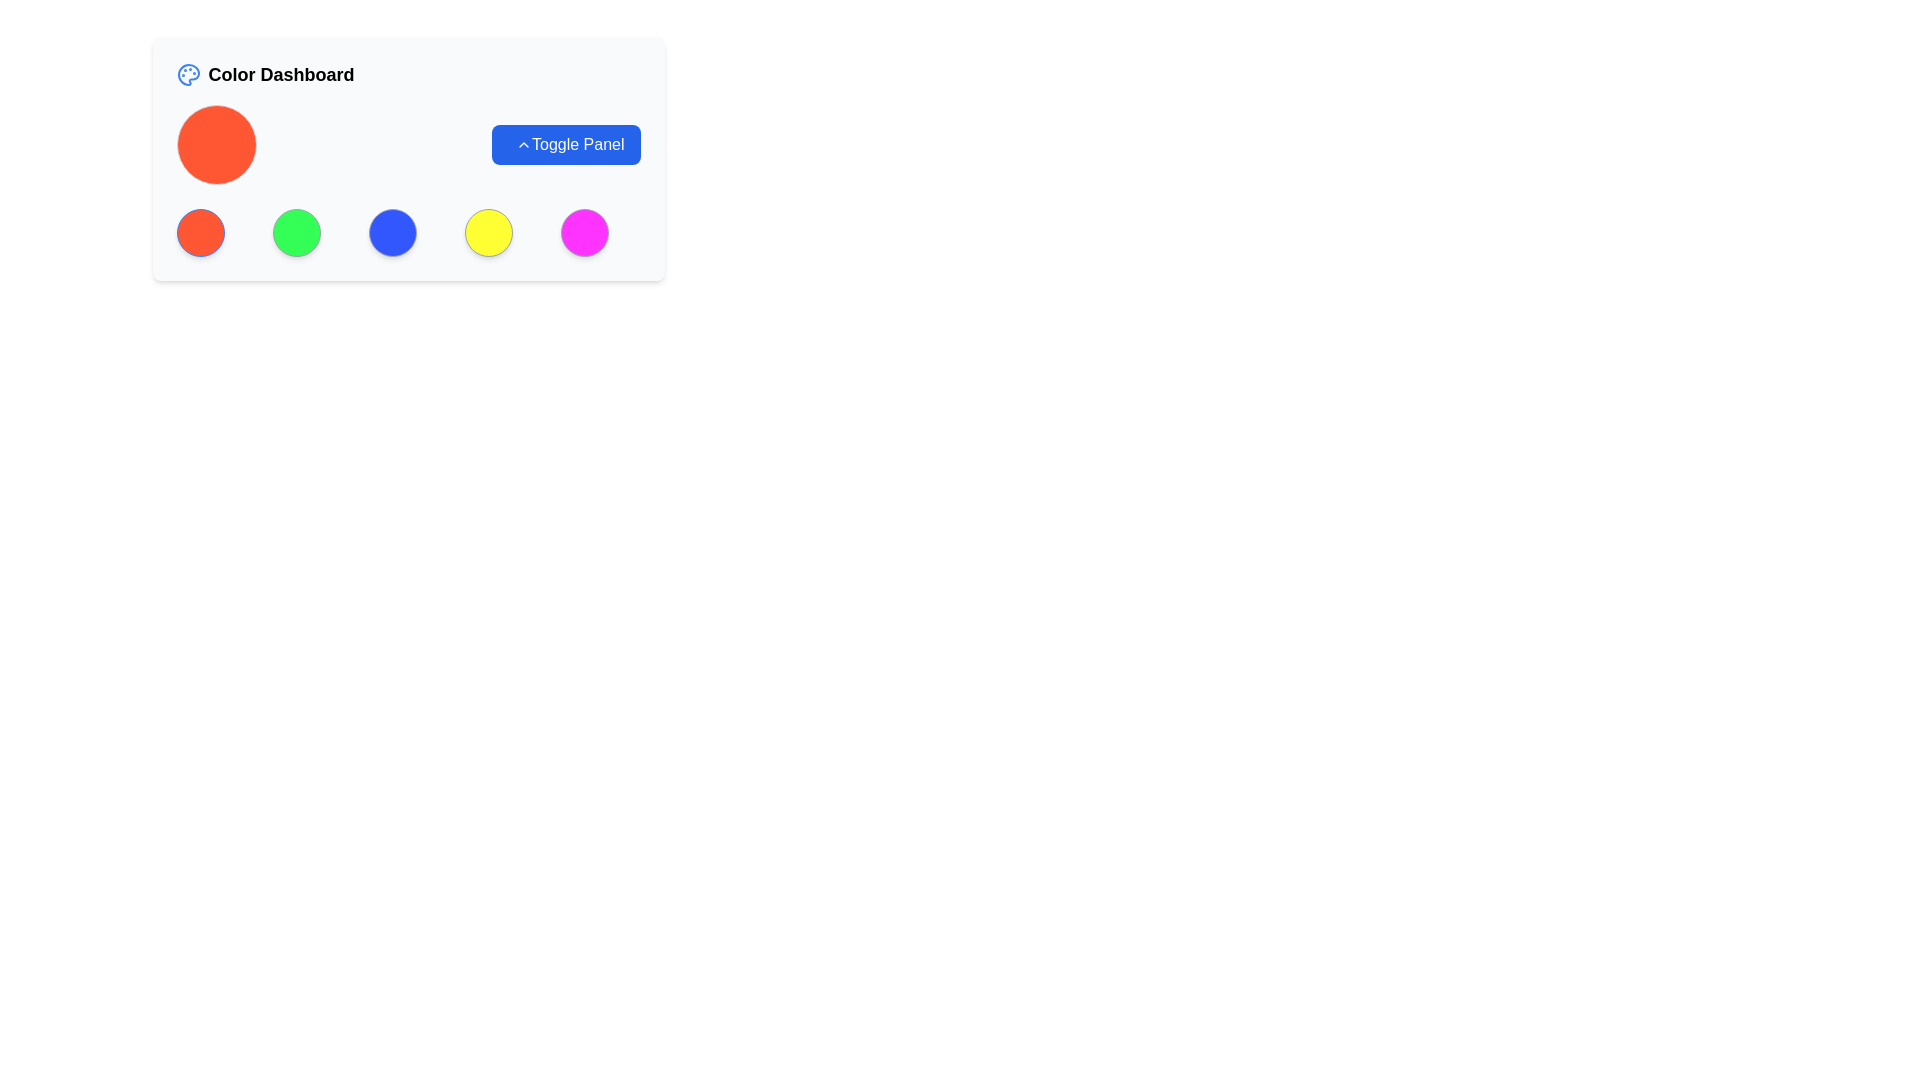 This screenshot has height=1080, width=1920. Describe the element at coordinates (392, 231) in the screenshot. I see `the third circular button in a row of five buttons for accessibility` at that location.